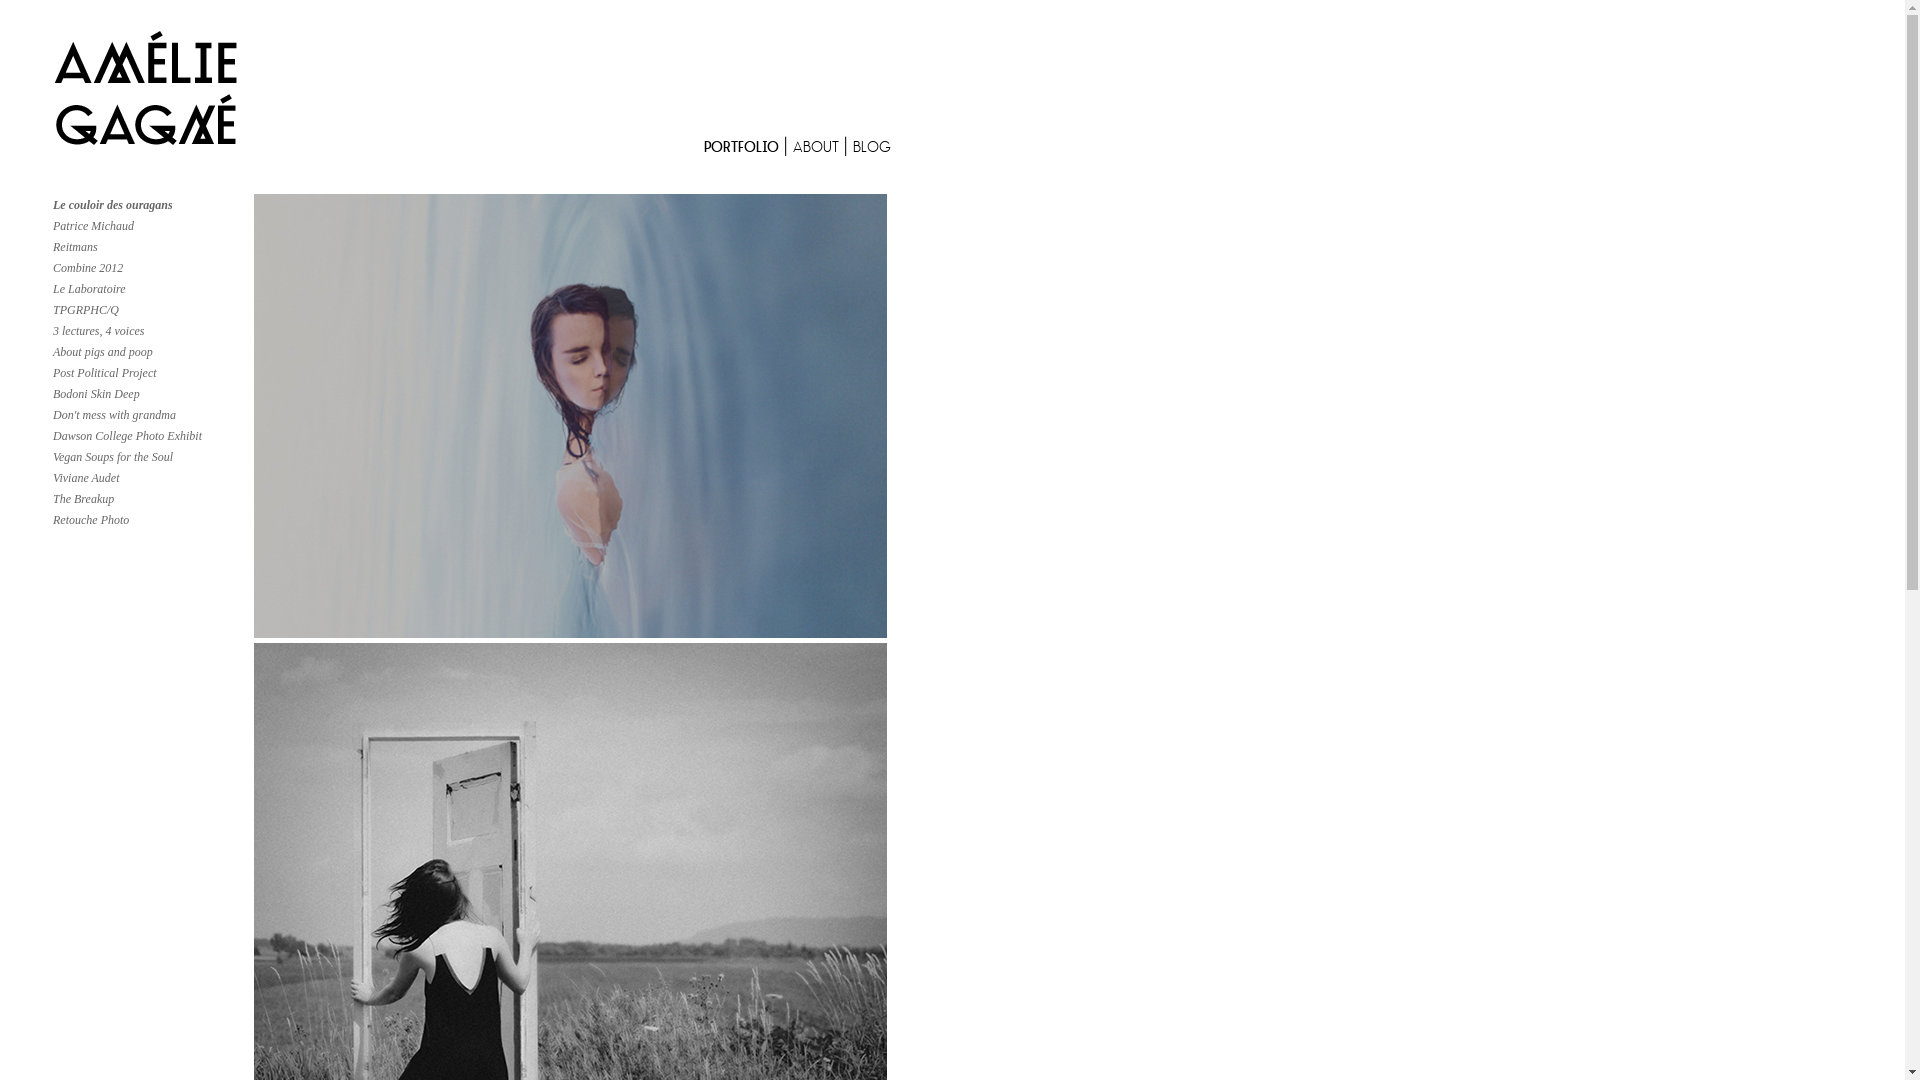 The width and height of the screenshot is (1920, 1080). What do you see at coordinates (872, 147) in the screenshot?
I see `'BLOG'` at bounding box center [872, 147].